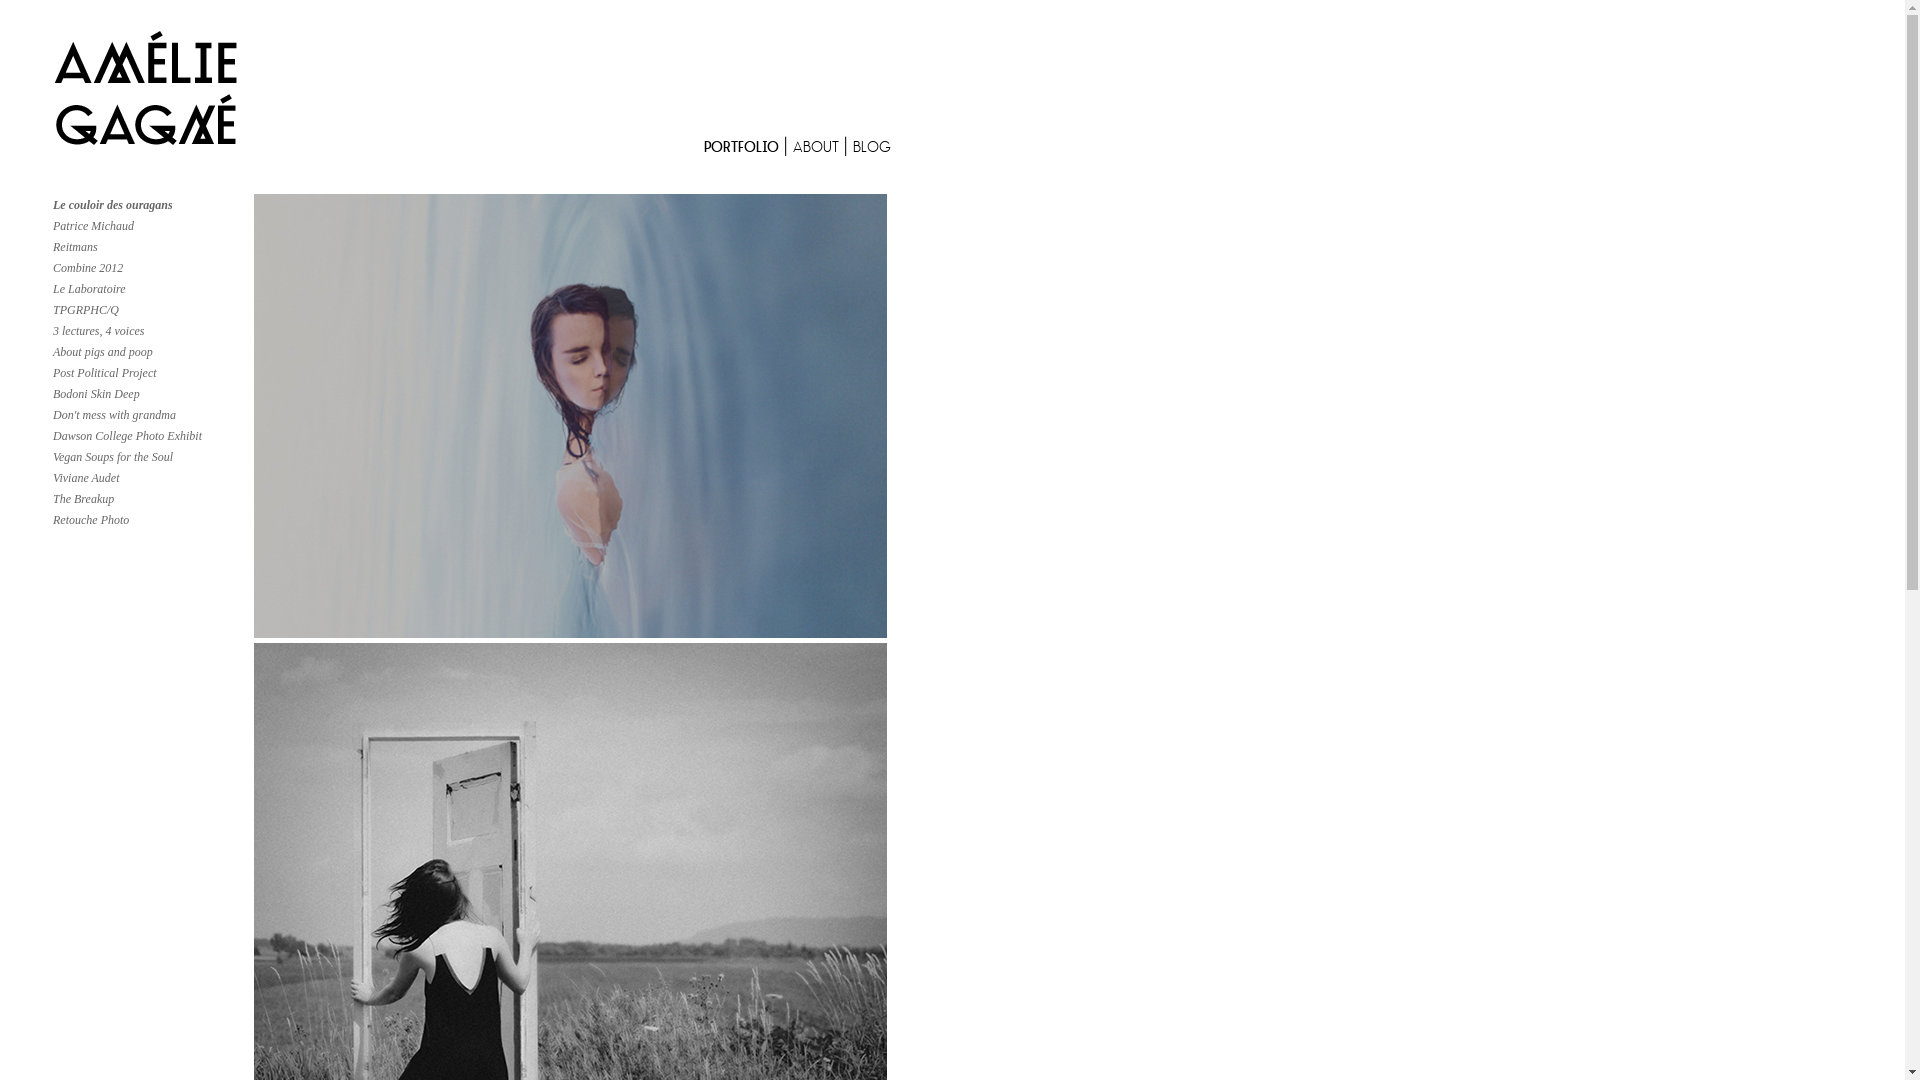 The width and height of the screenshot is (1920, 1080). What do you see at coordinates (872, 147) in the screenshot?
I see `'BLOG'` at bounding box center [872, 147].